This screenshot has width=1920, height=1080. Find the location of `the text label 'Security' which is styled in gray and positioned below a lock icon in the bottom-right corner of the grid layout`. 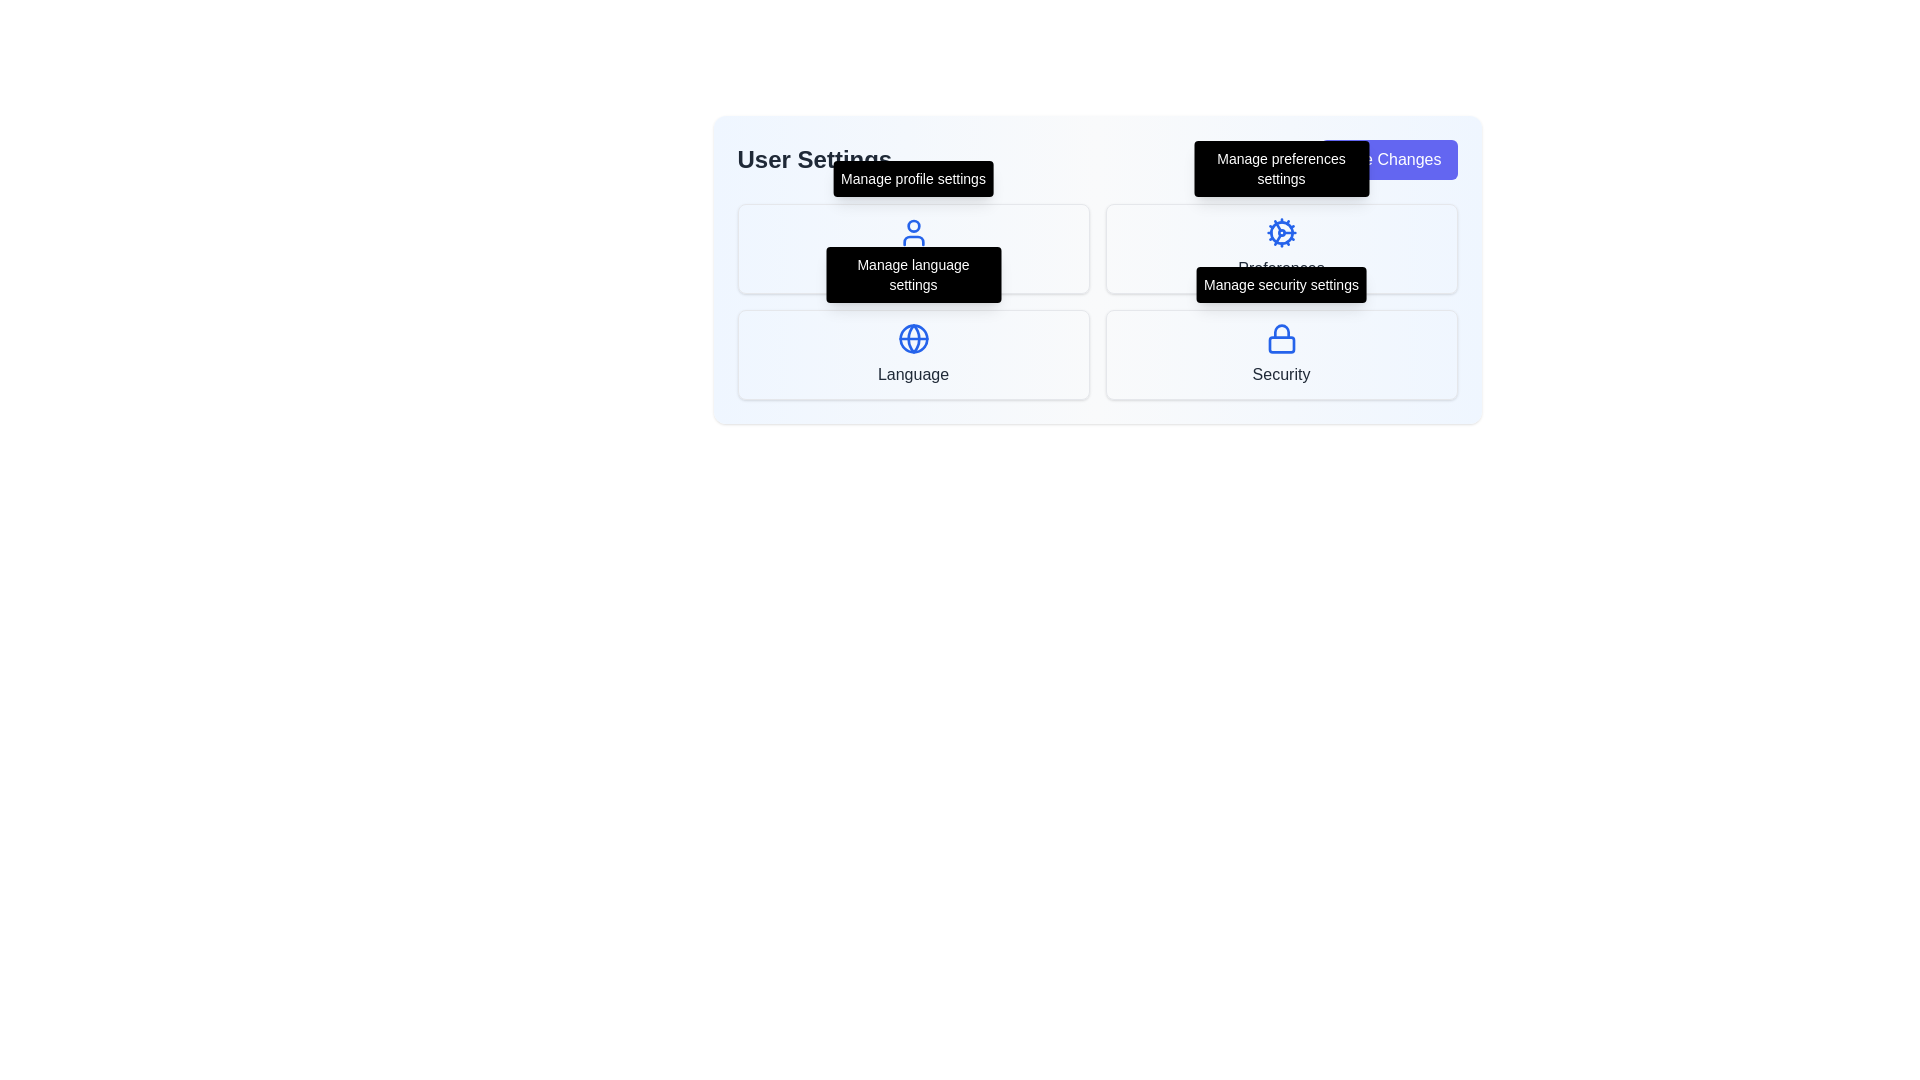

the text label 'Security' which is styled in gray and positioned below a lock icon in the bottom-right corner of the grid layout is located at coordinates (1281, 374).